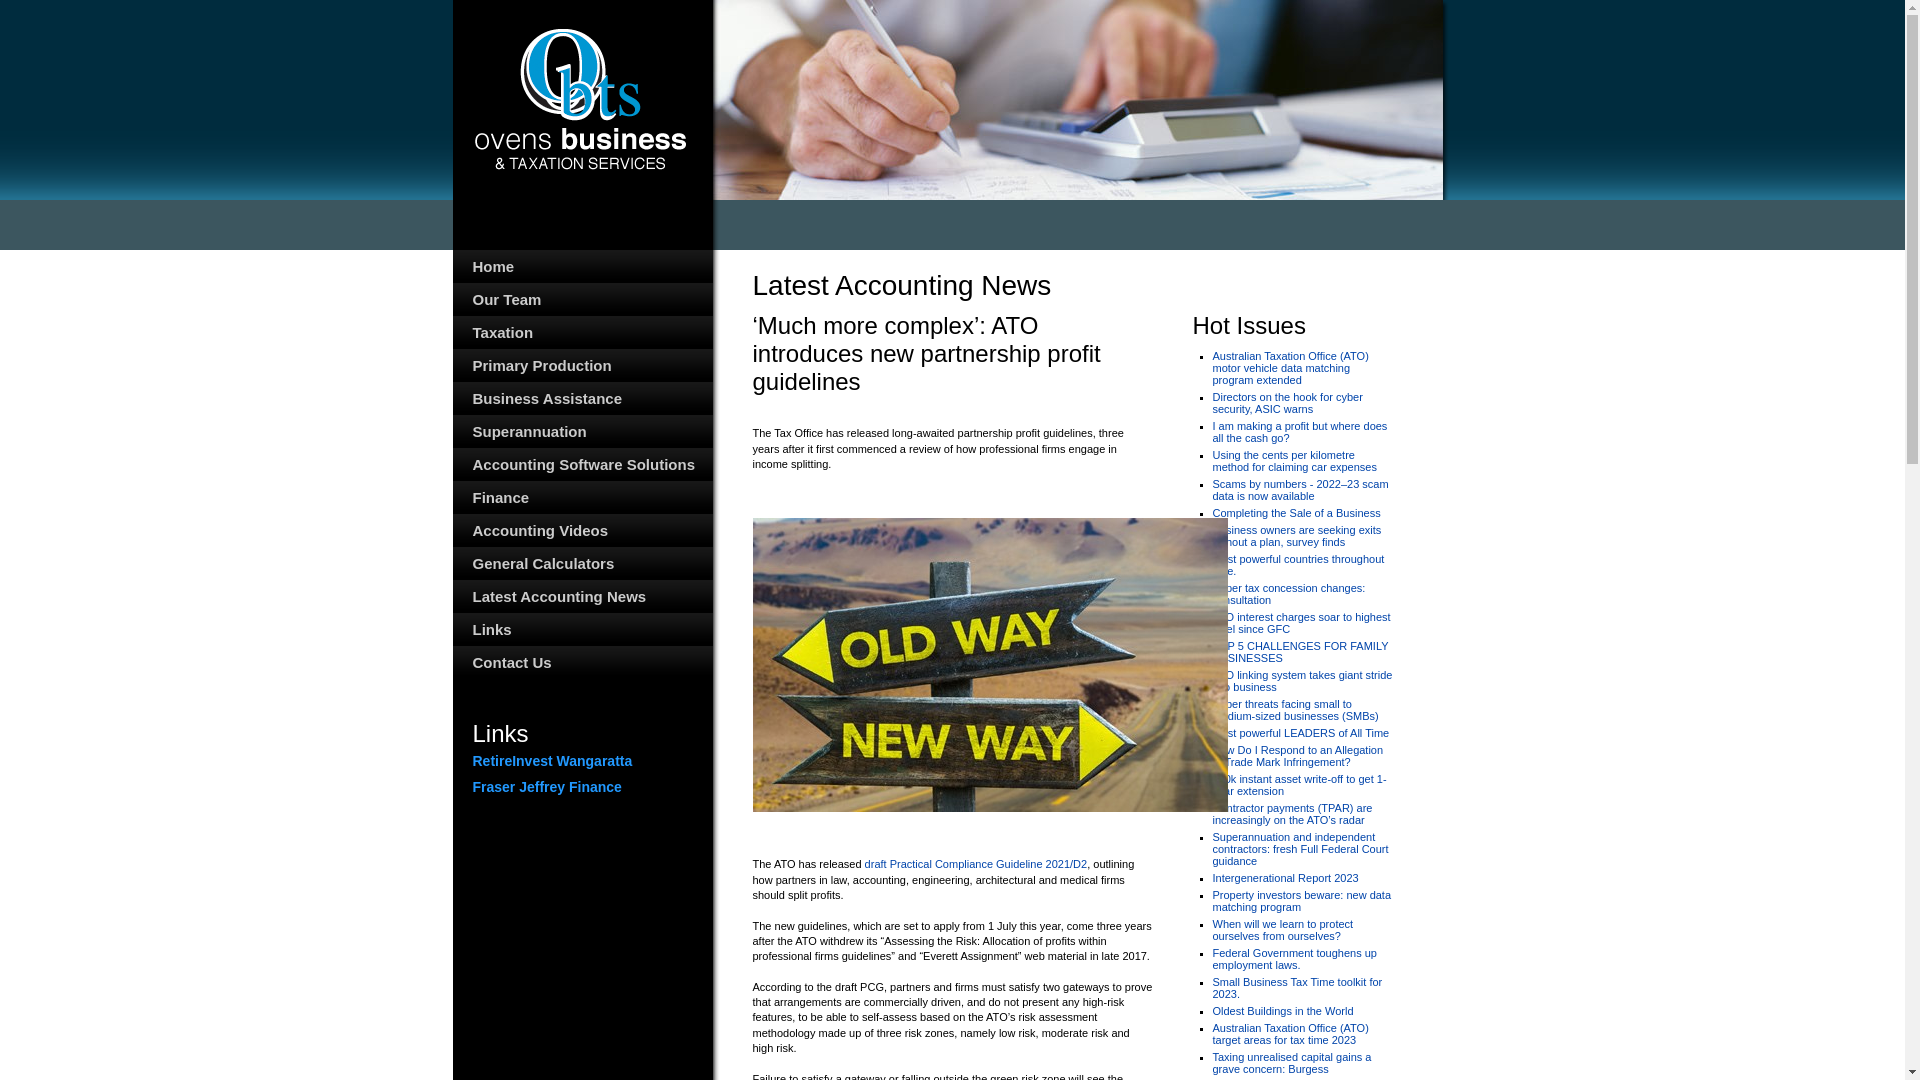 The width and height of the screenshot is (1920, 1080). What do you see at coordinates (1300, 732) in the screenshot?
I see `'Most powerful LEADERS of All Time'` at bounding box center [1300, 732].